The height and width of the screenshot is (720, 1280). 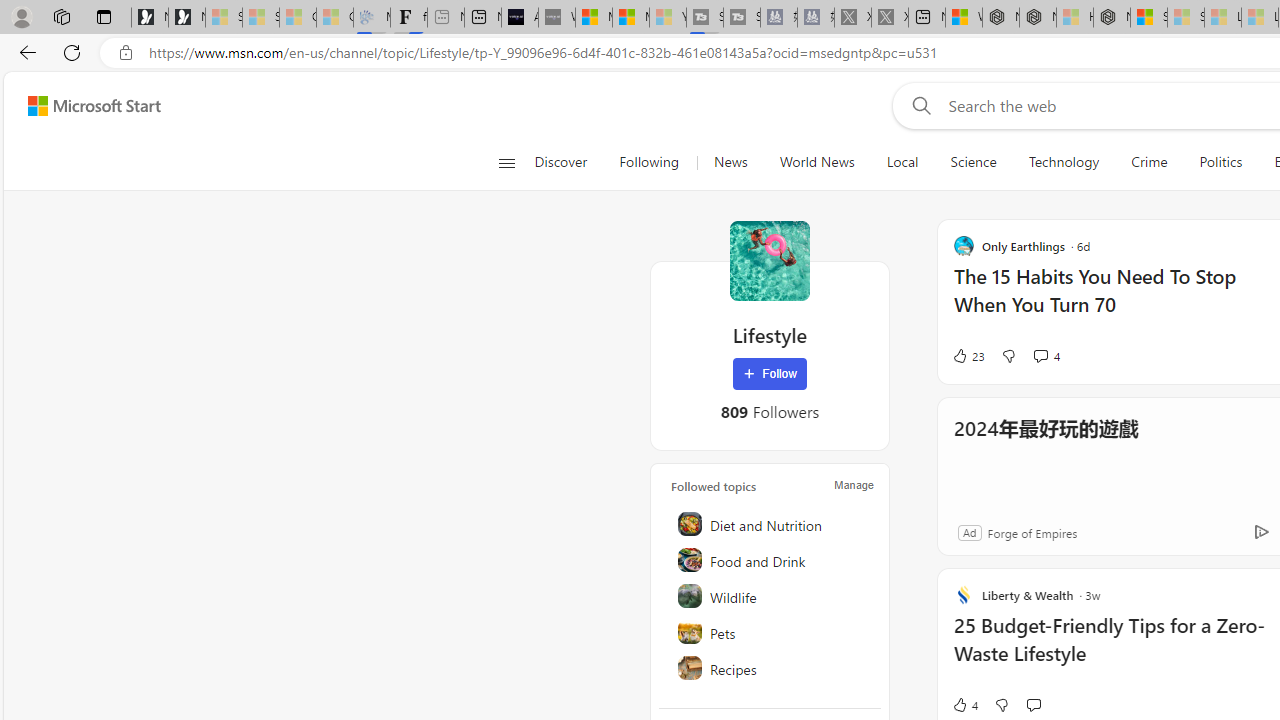 I want to click on 'Local', so click(x=901, y=162).